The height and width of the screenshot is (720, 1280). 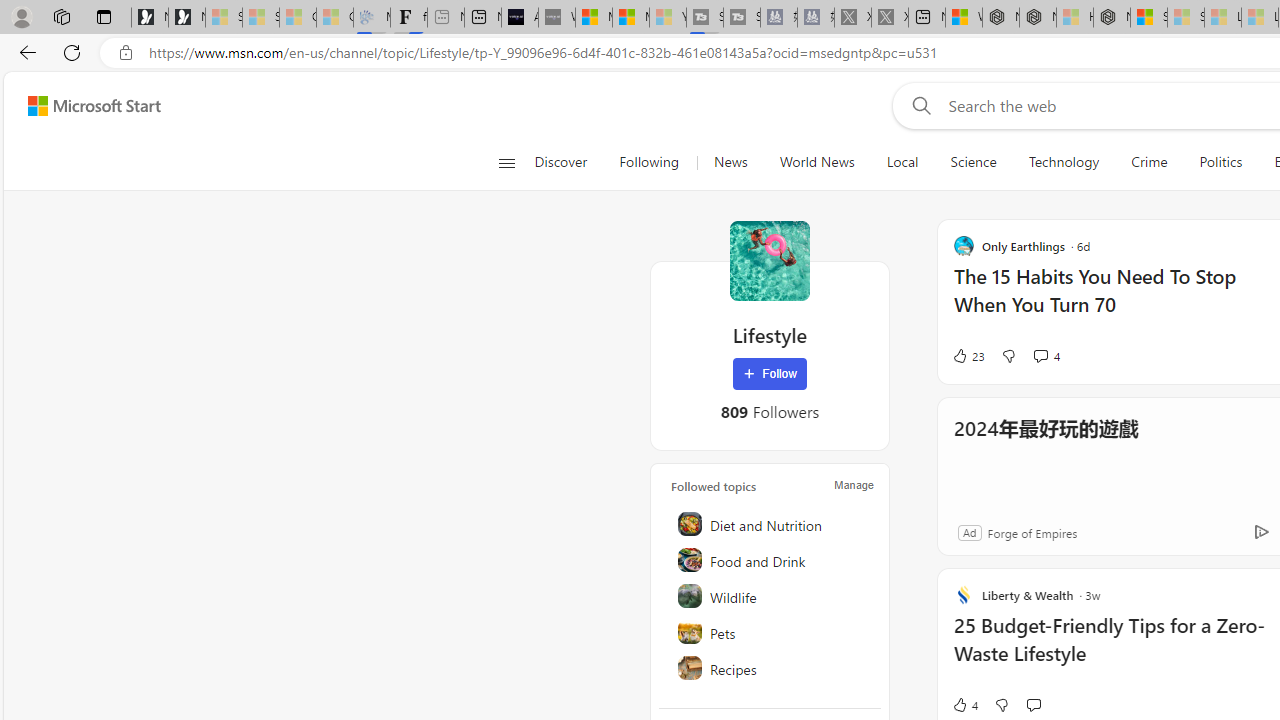 I want to click on 'Local', so click(x=901, y=162).